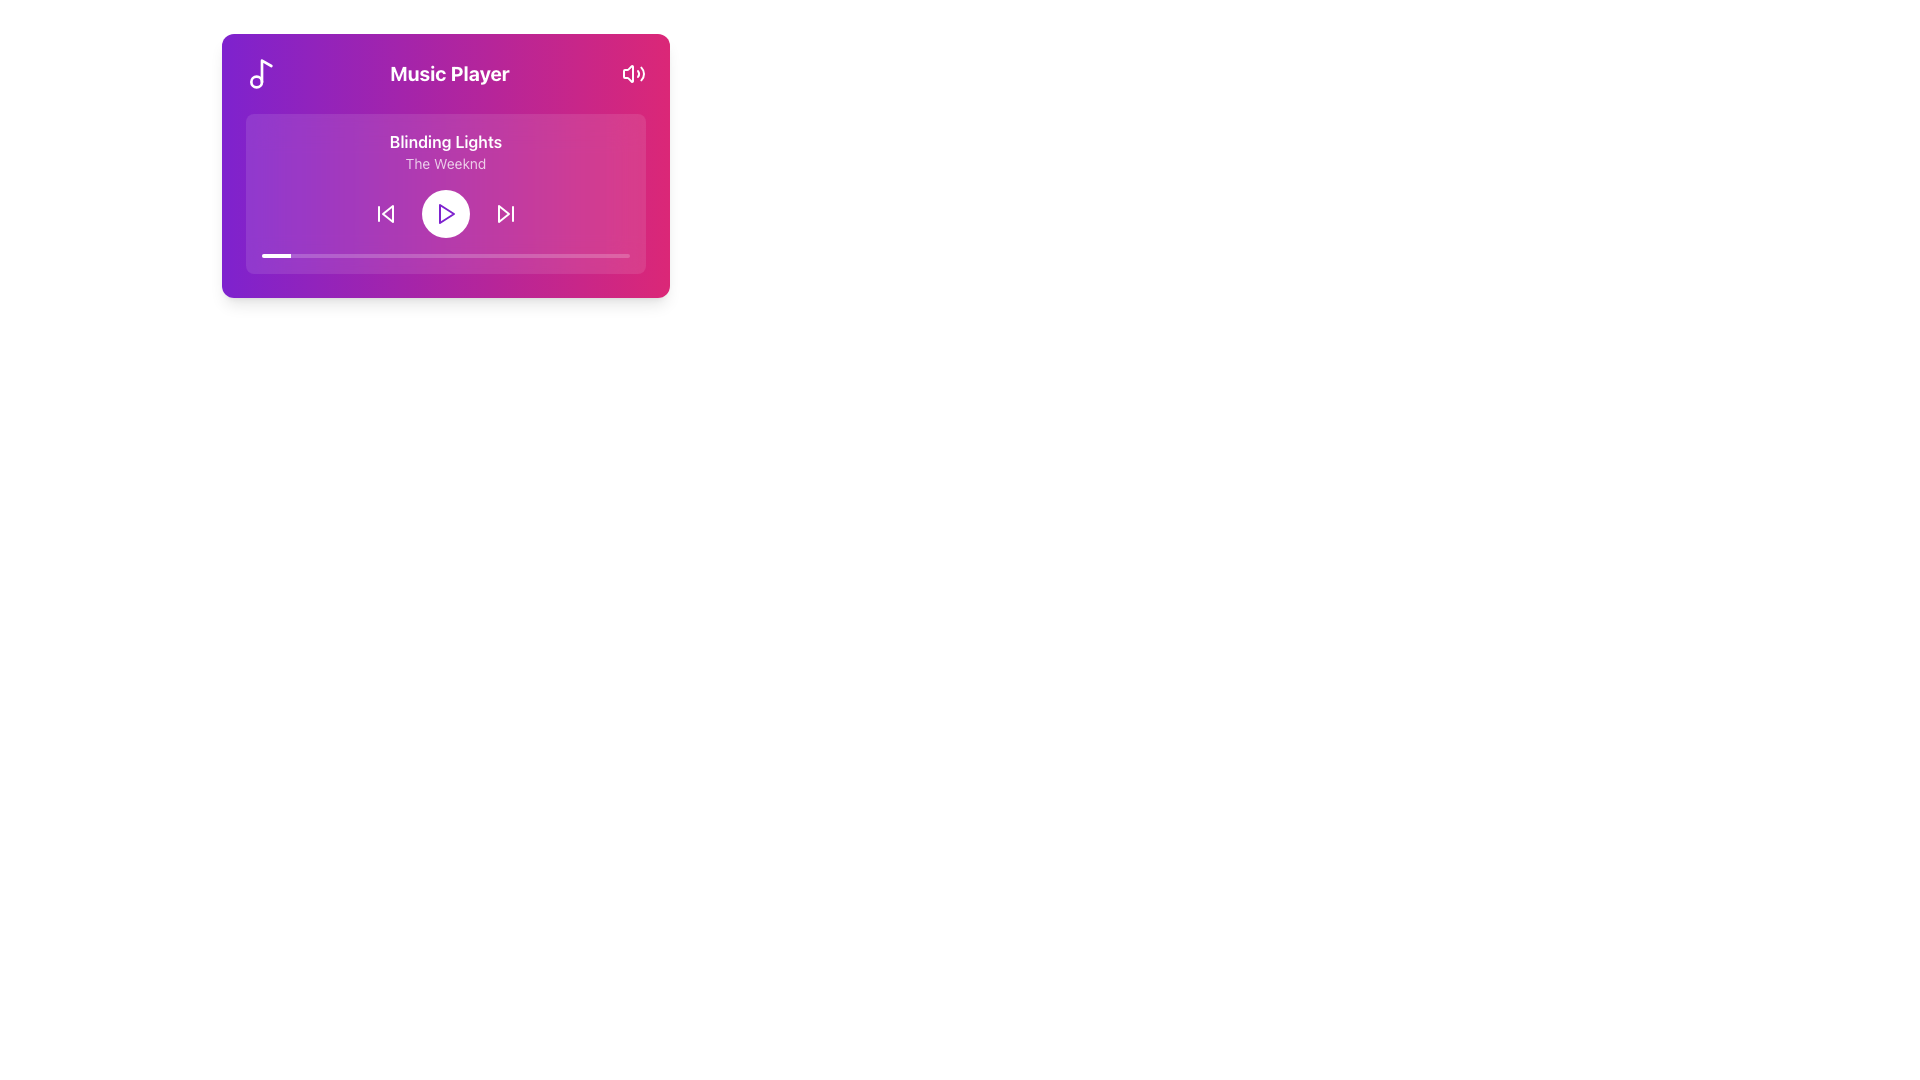 This screenshot has width=1920, height=1080. Describe the element at coordinates (385, 213) in the screenshot. I see `the previous track button located in the music player interface, positioned left of the play button and right of the progress bar` at that location.